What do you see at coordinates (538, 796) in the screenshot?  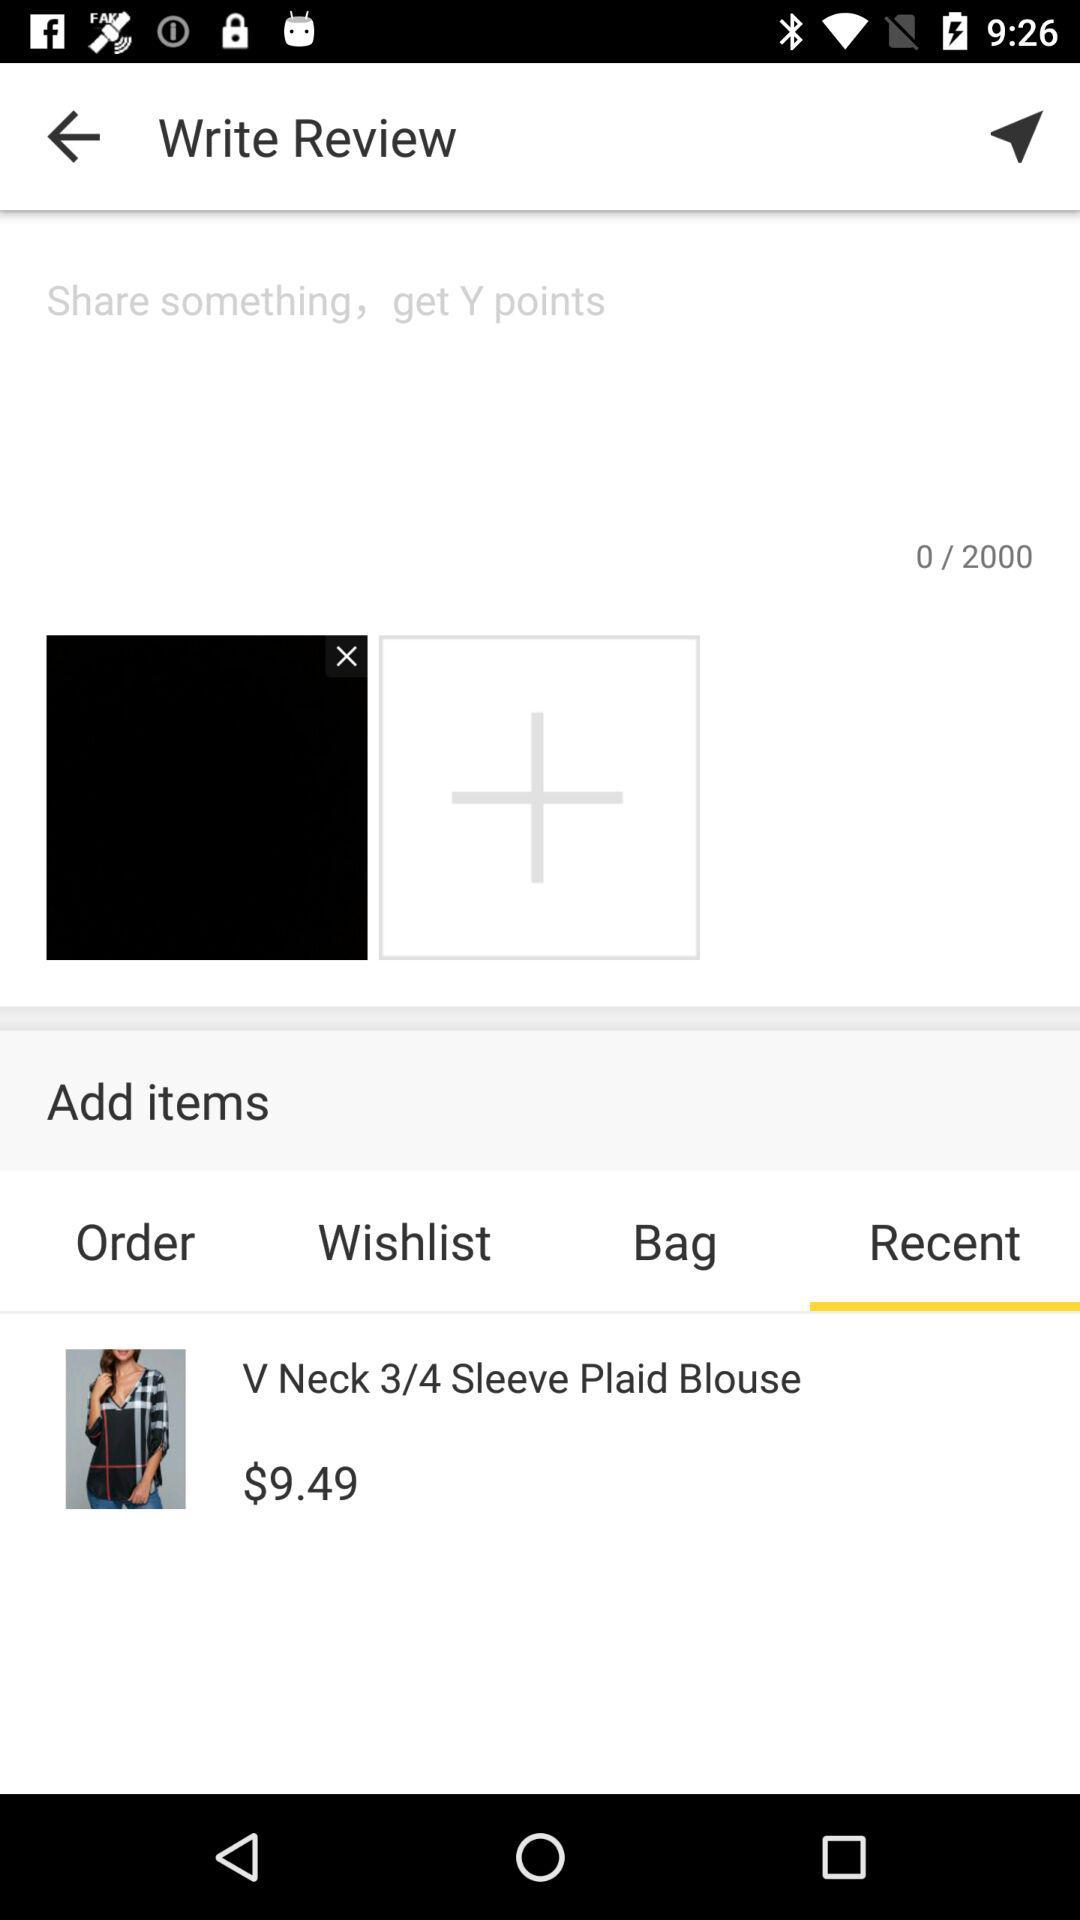 I see `photo` at bounding box center [538, 796].